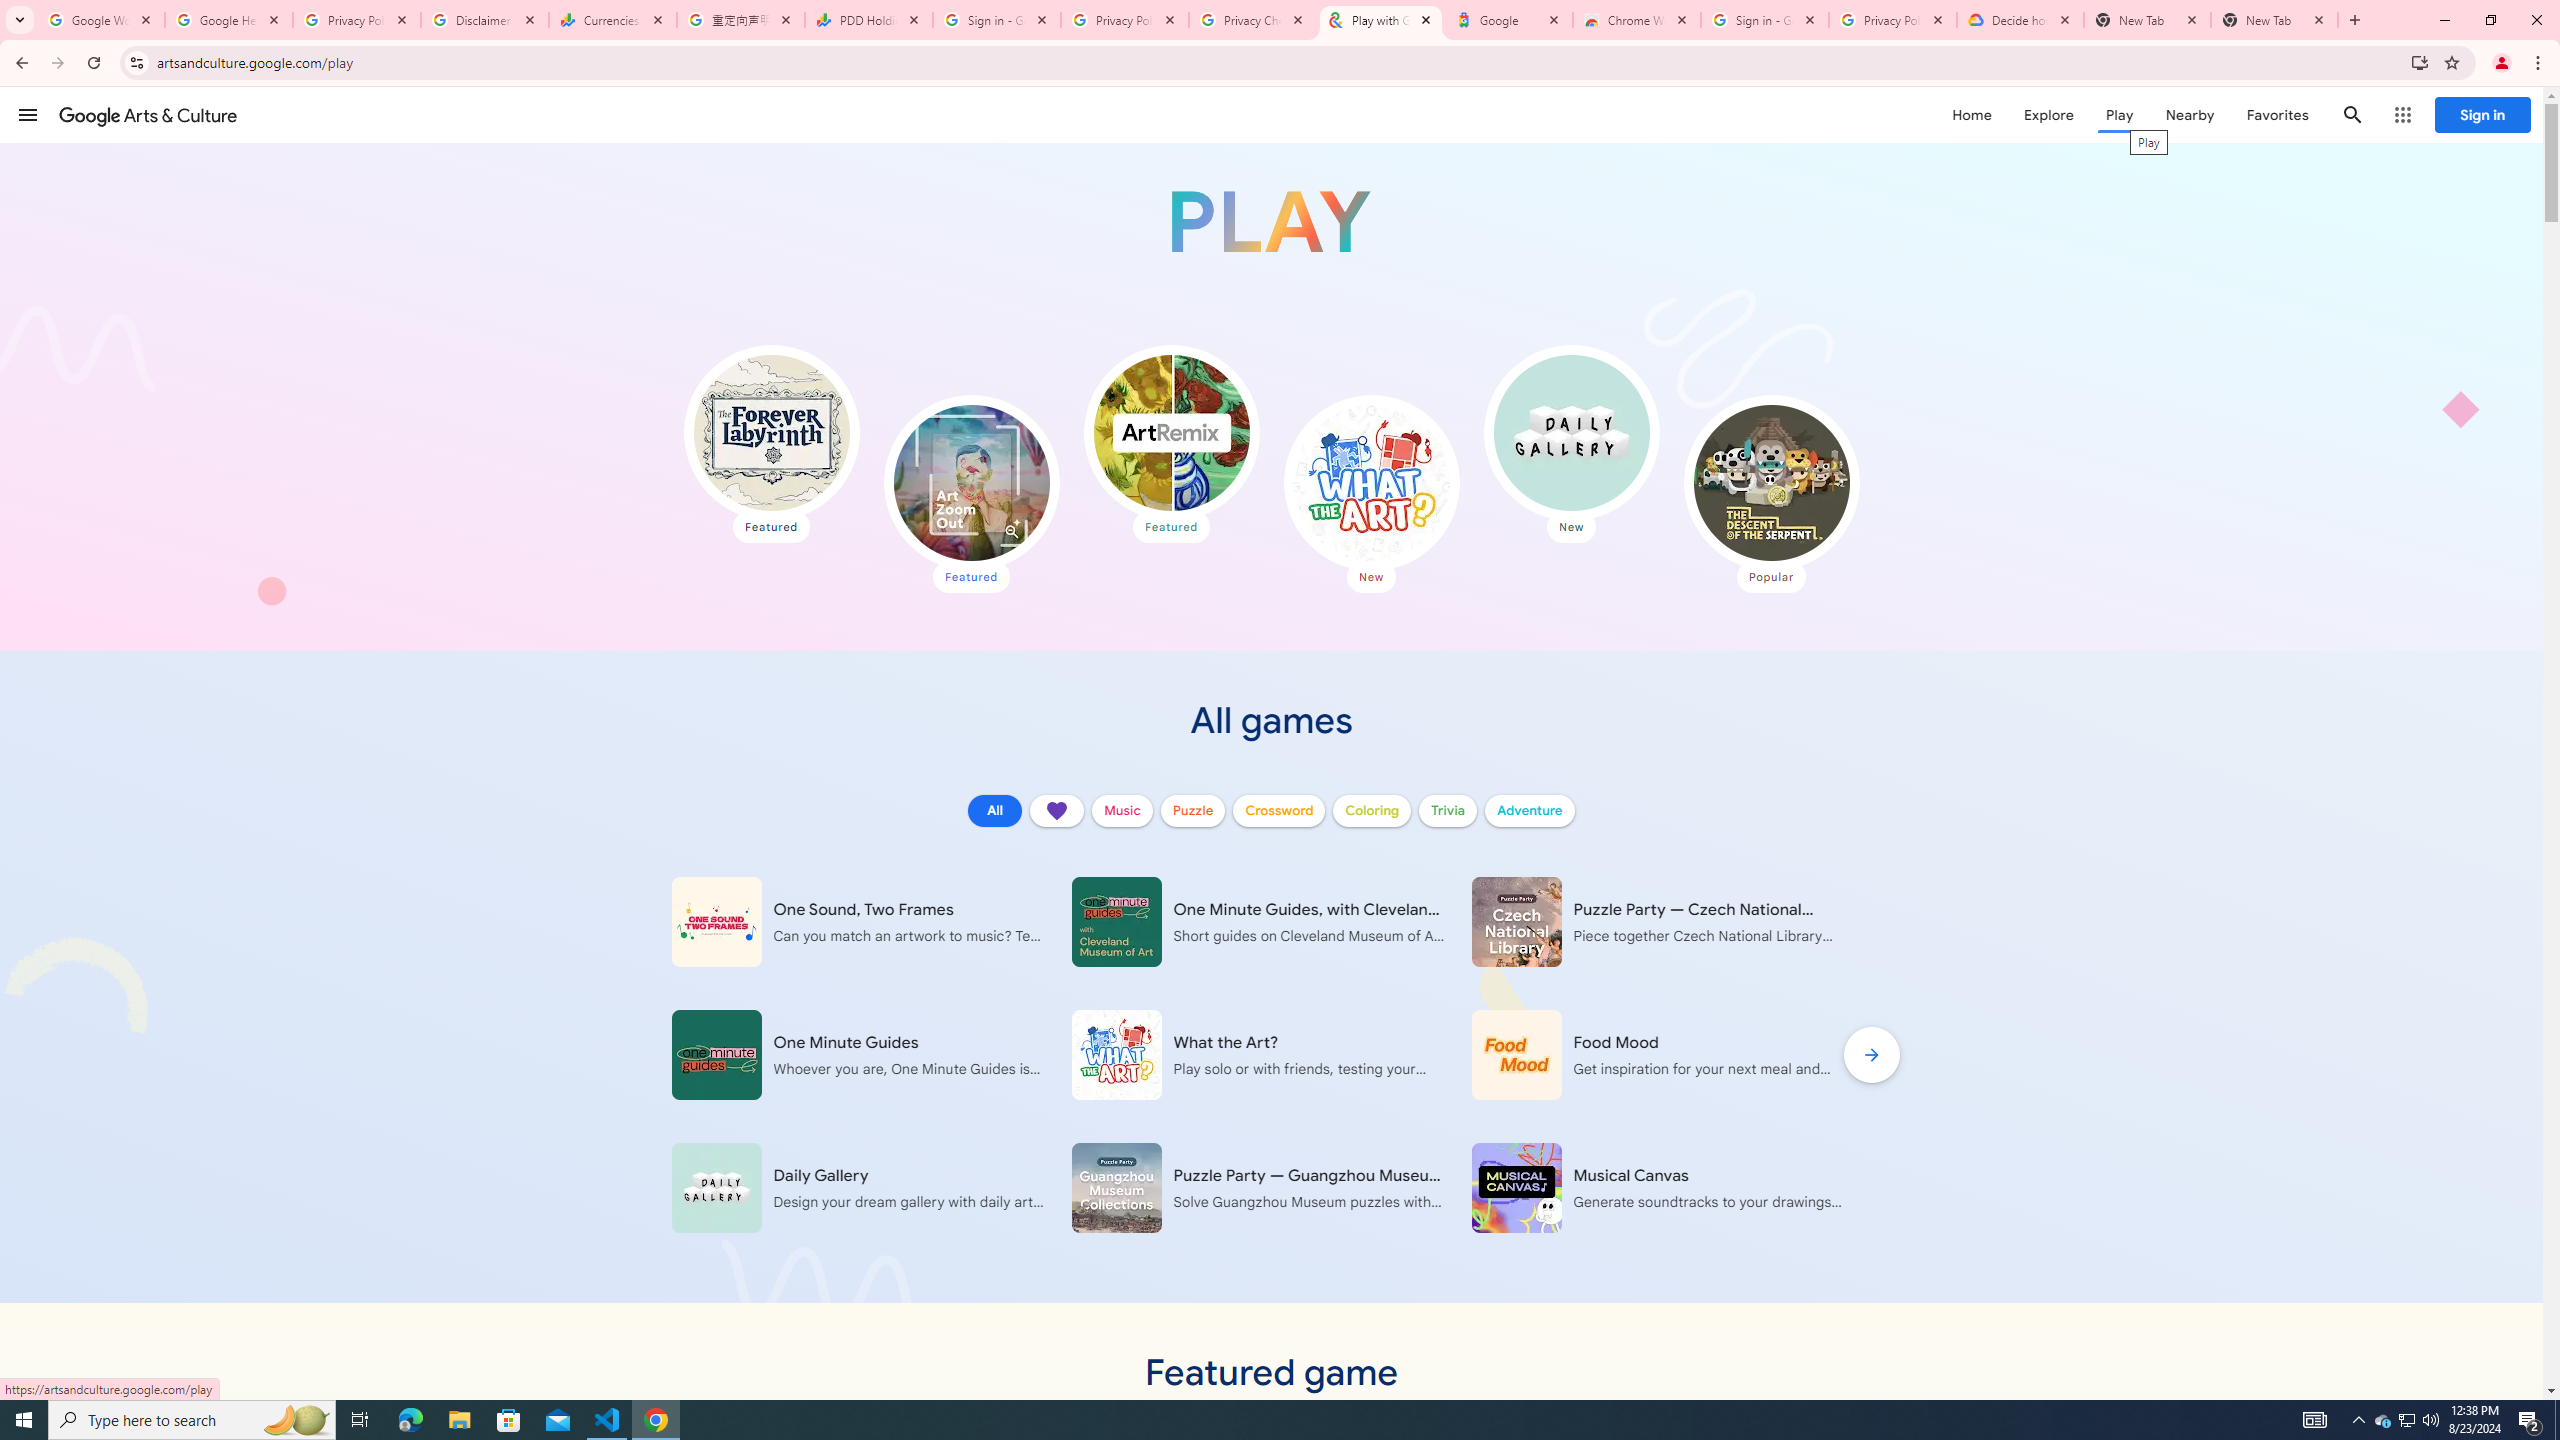 The width and height of the screenshot is (2560, 1440). Describe the element at coordinates (101, 19) in the screenshot. I see `'Google Workspace Admin Community'` at that location.